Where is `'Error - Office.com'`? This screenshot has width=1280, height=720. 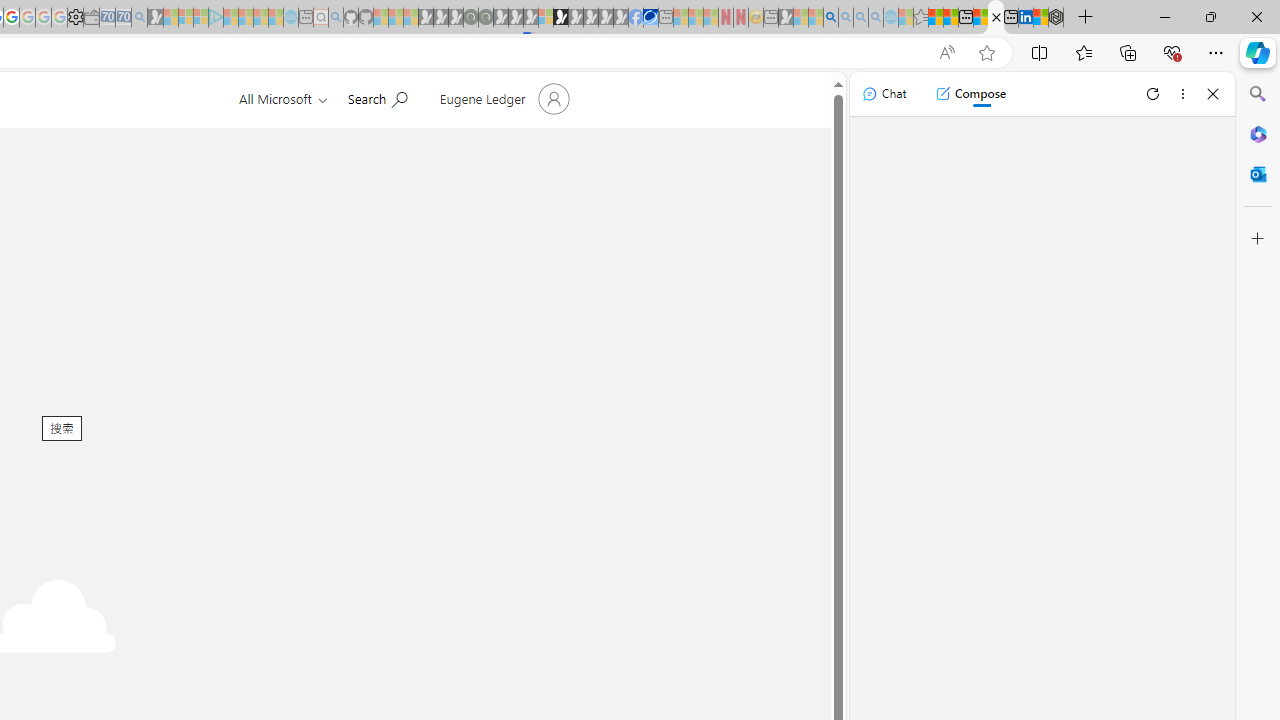
'Error - Office.com' is located at coordinates (996, 17).